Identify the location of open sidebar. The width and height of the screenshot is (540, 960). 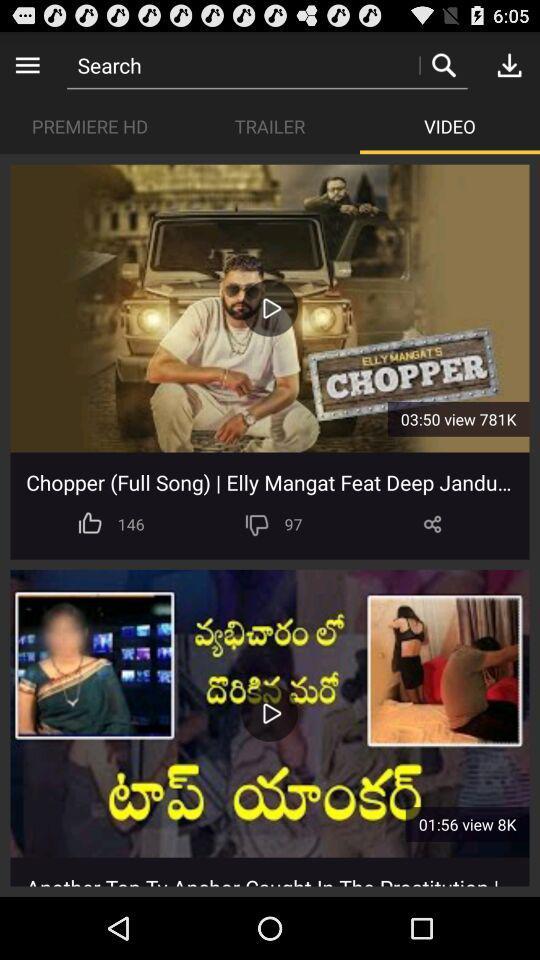
(26, 64).